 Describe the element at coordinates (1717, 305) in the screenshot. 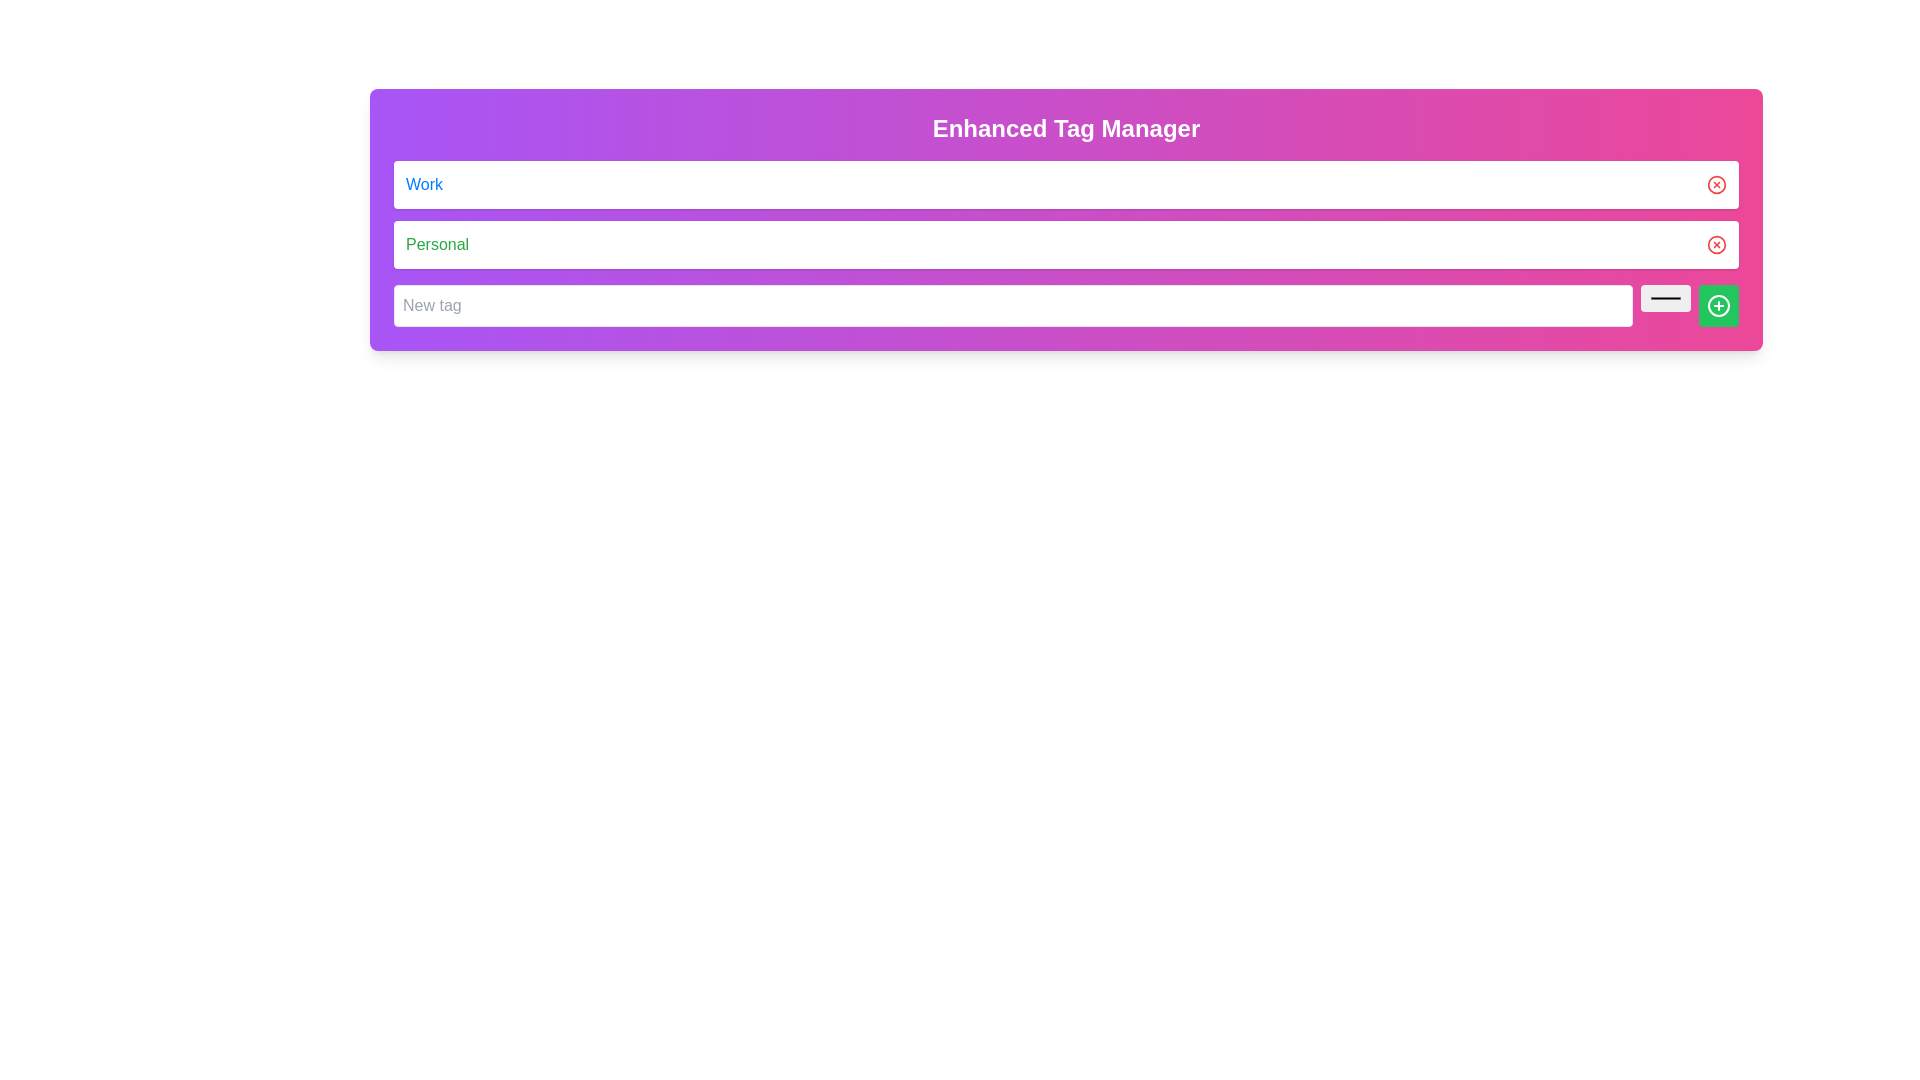

I see `the green circular button with a white plus icon` at that location.